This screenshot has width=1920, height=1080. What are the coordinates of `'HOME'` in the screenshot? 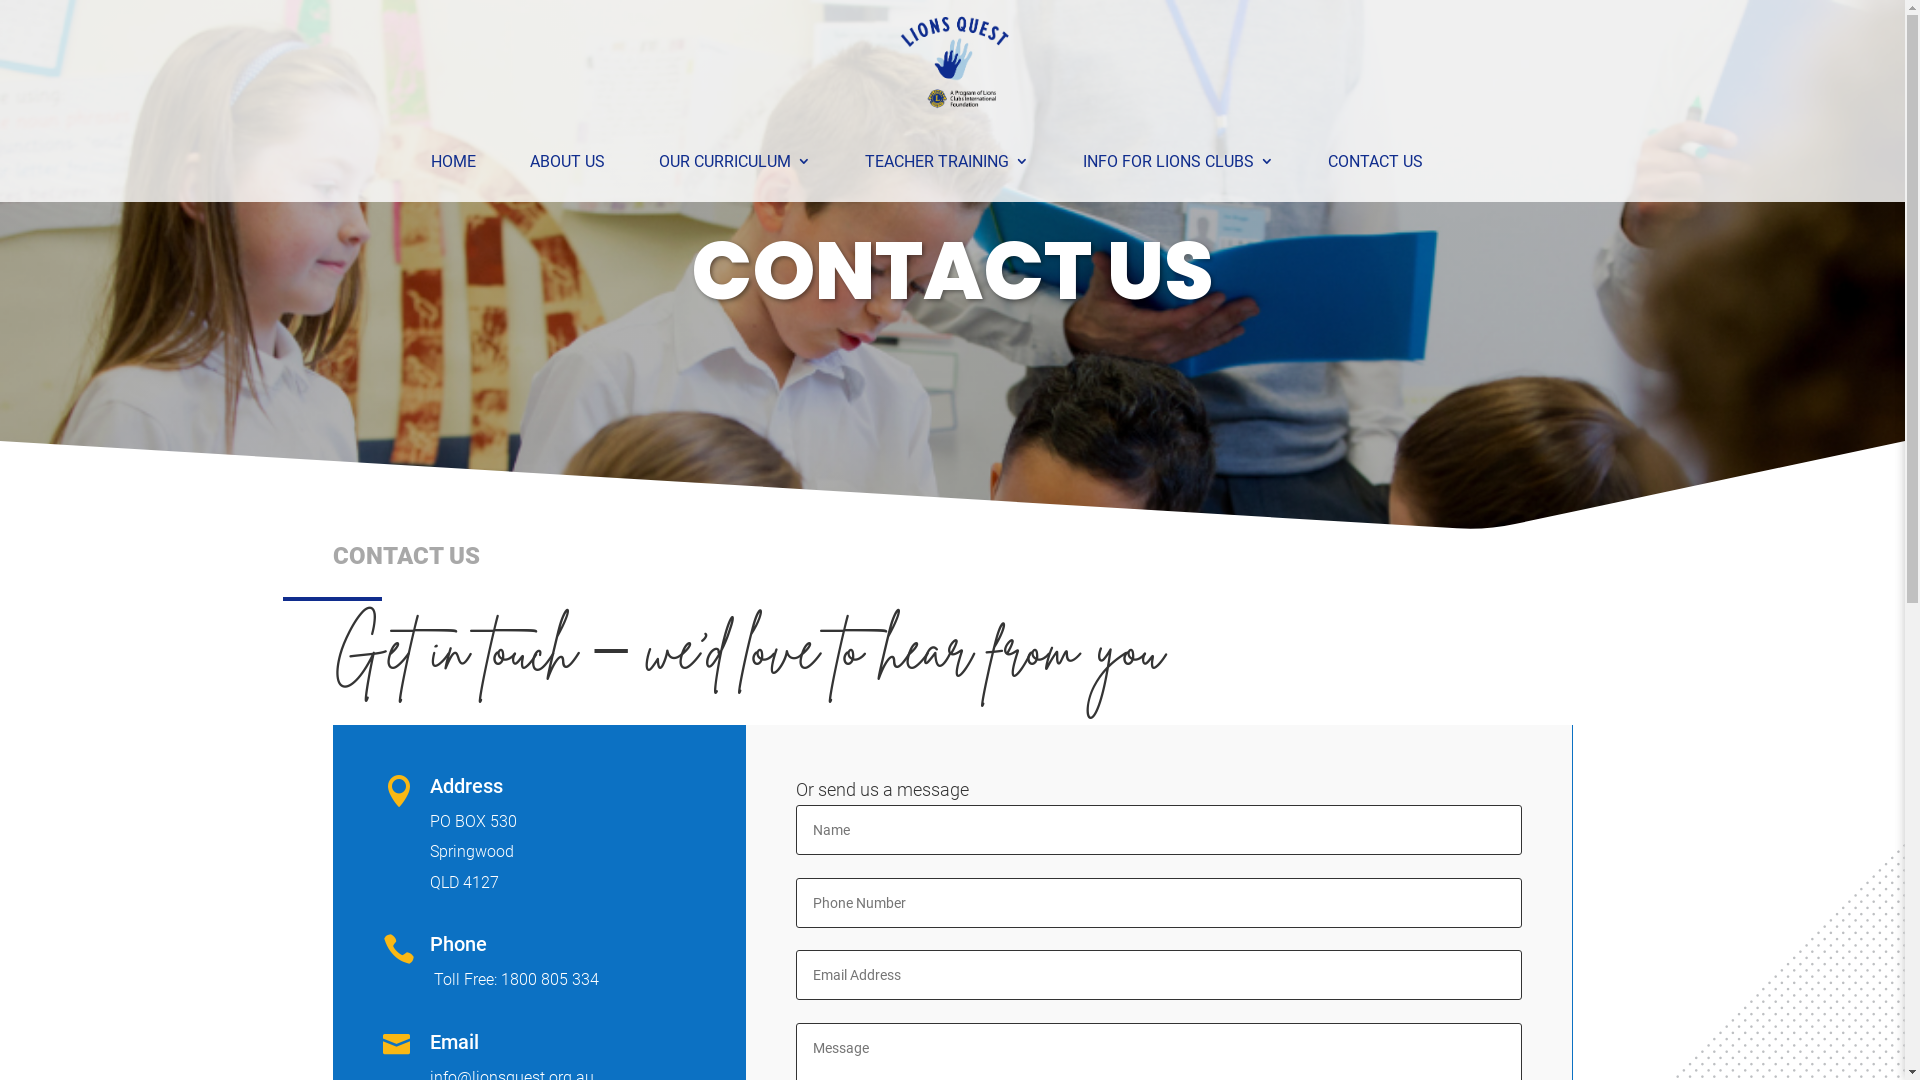 It's located at (451, 161).